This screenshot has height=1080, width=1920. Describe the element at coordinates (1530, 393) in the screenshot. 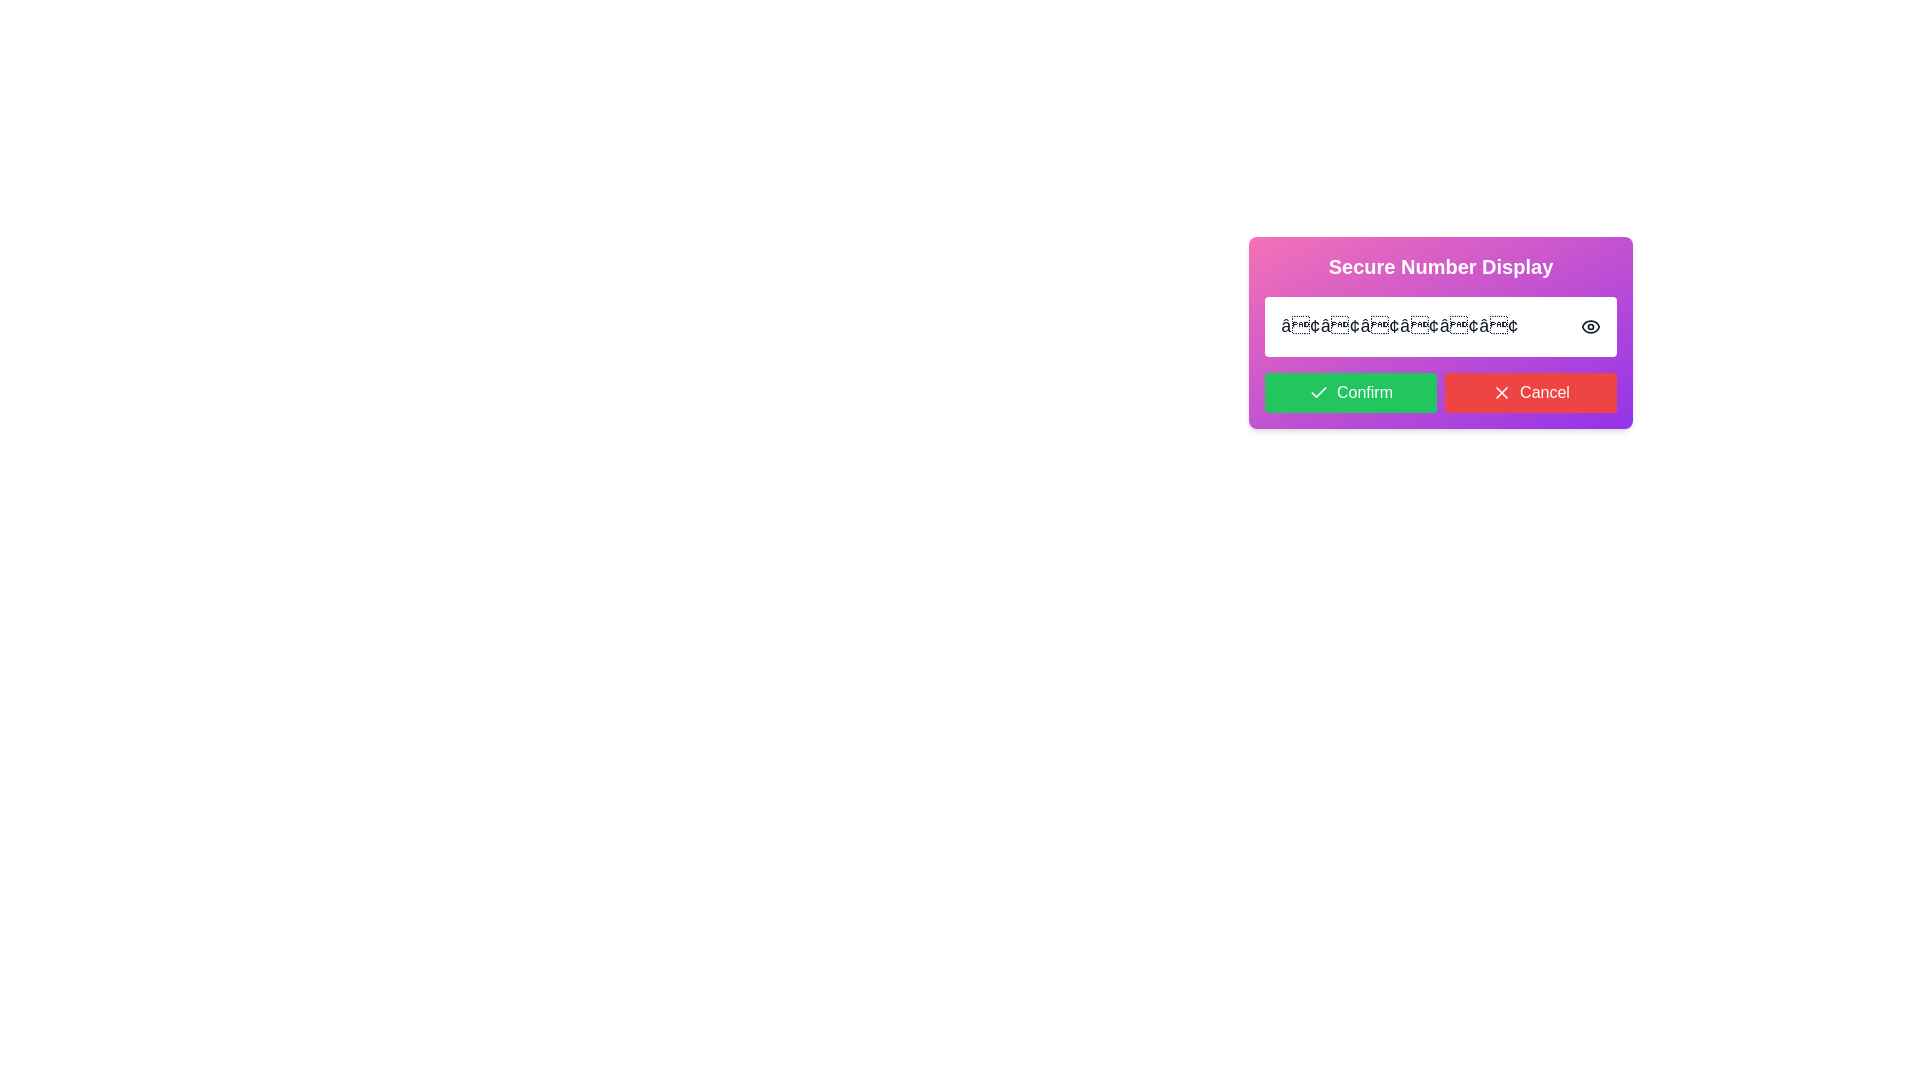

I see `the 'Cancel' button with a red background and white text accompanied by an 'X' icon, which is the second button from the left in the control panel below the secure input field` at that location.